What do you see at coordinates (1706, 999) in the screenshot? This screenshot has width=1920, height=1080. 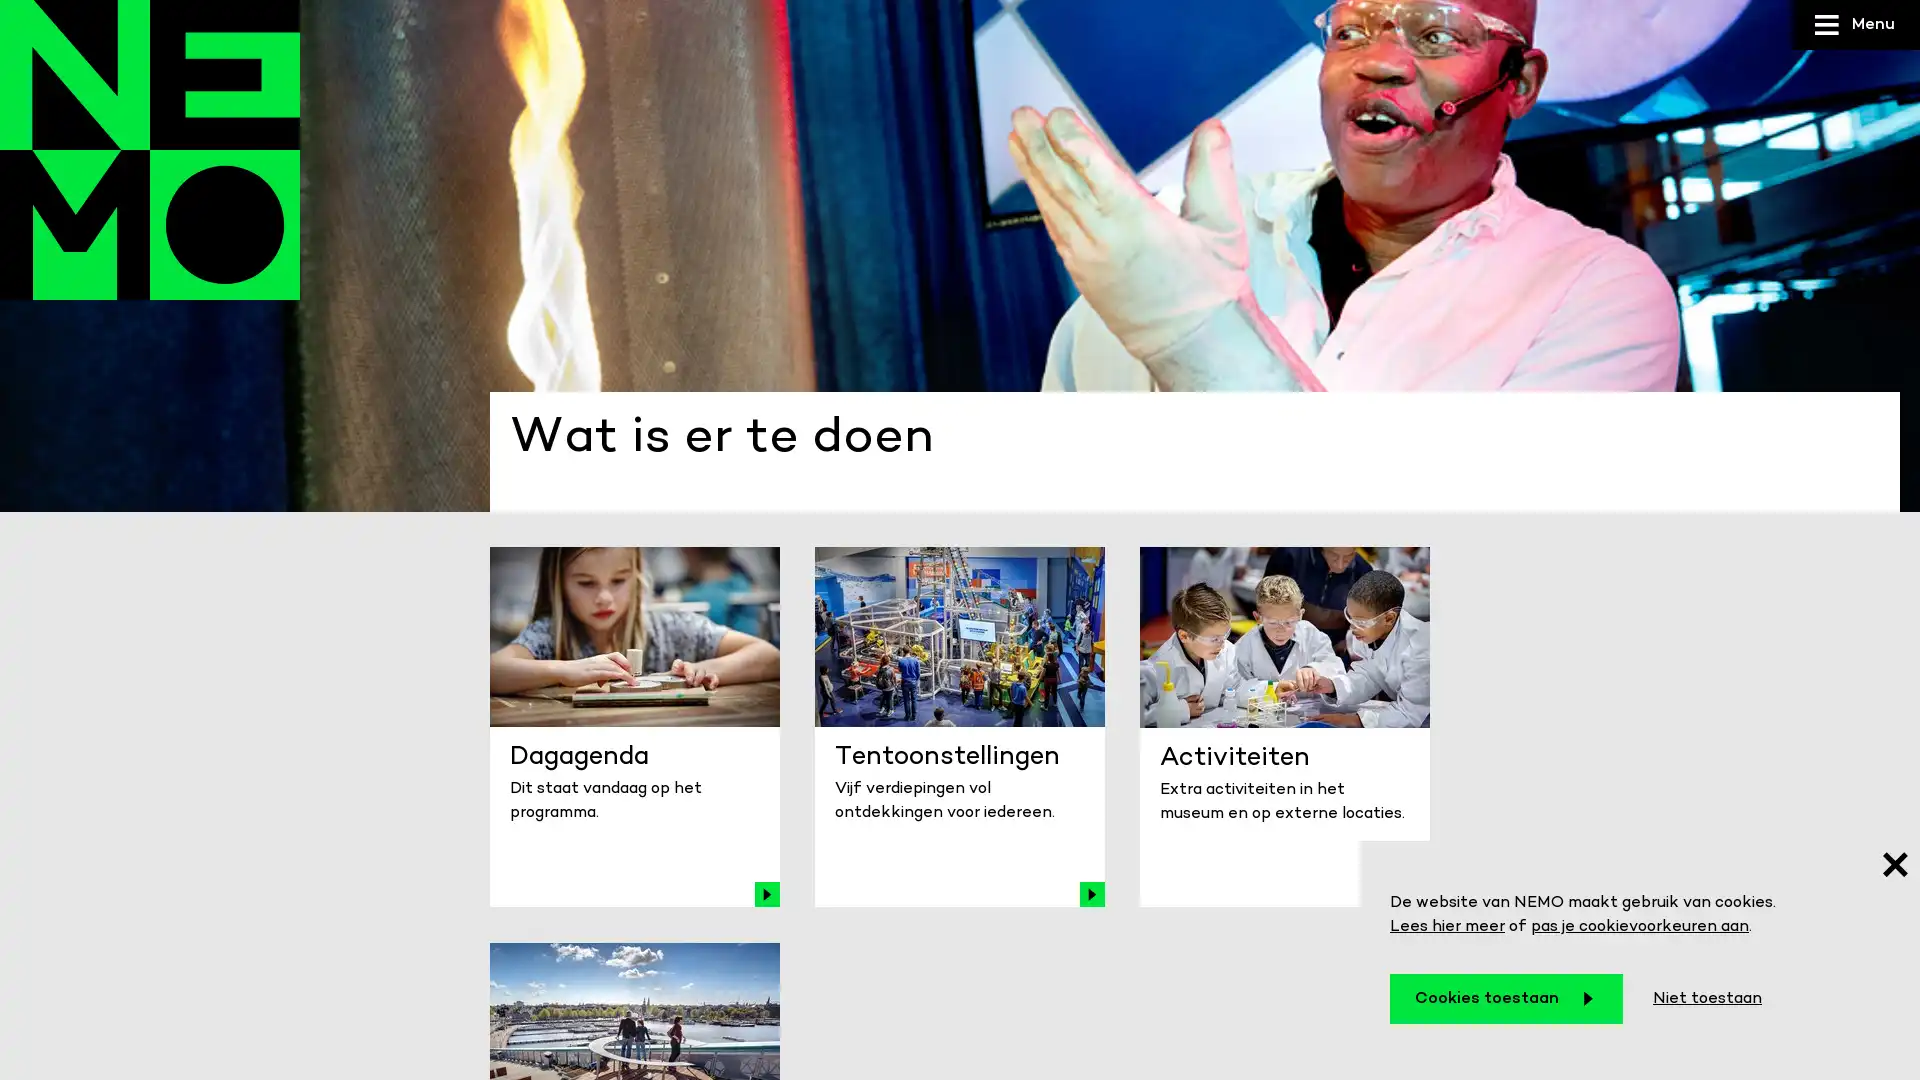 I see `Niet toestaan` at bounding box center [1706, 999].